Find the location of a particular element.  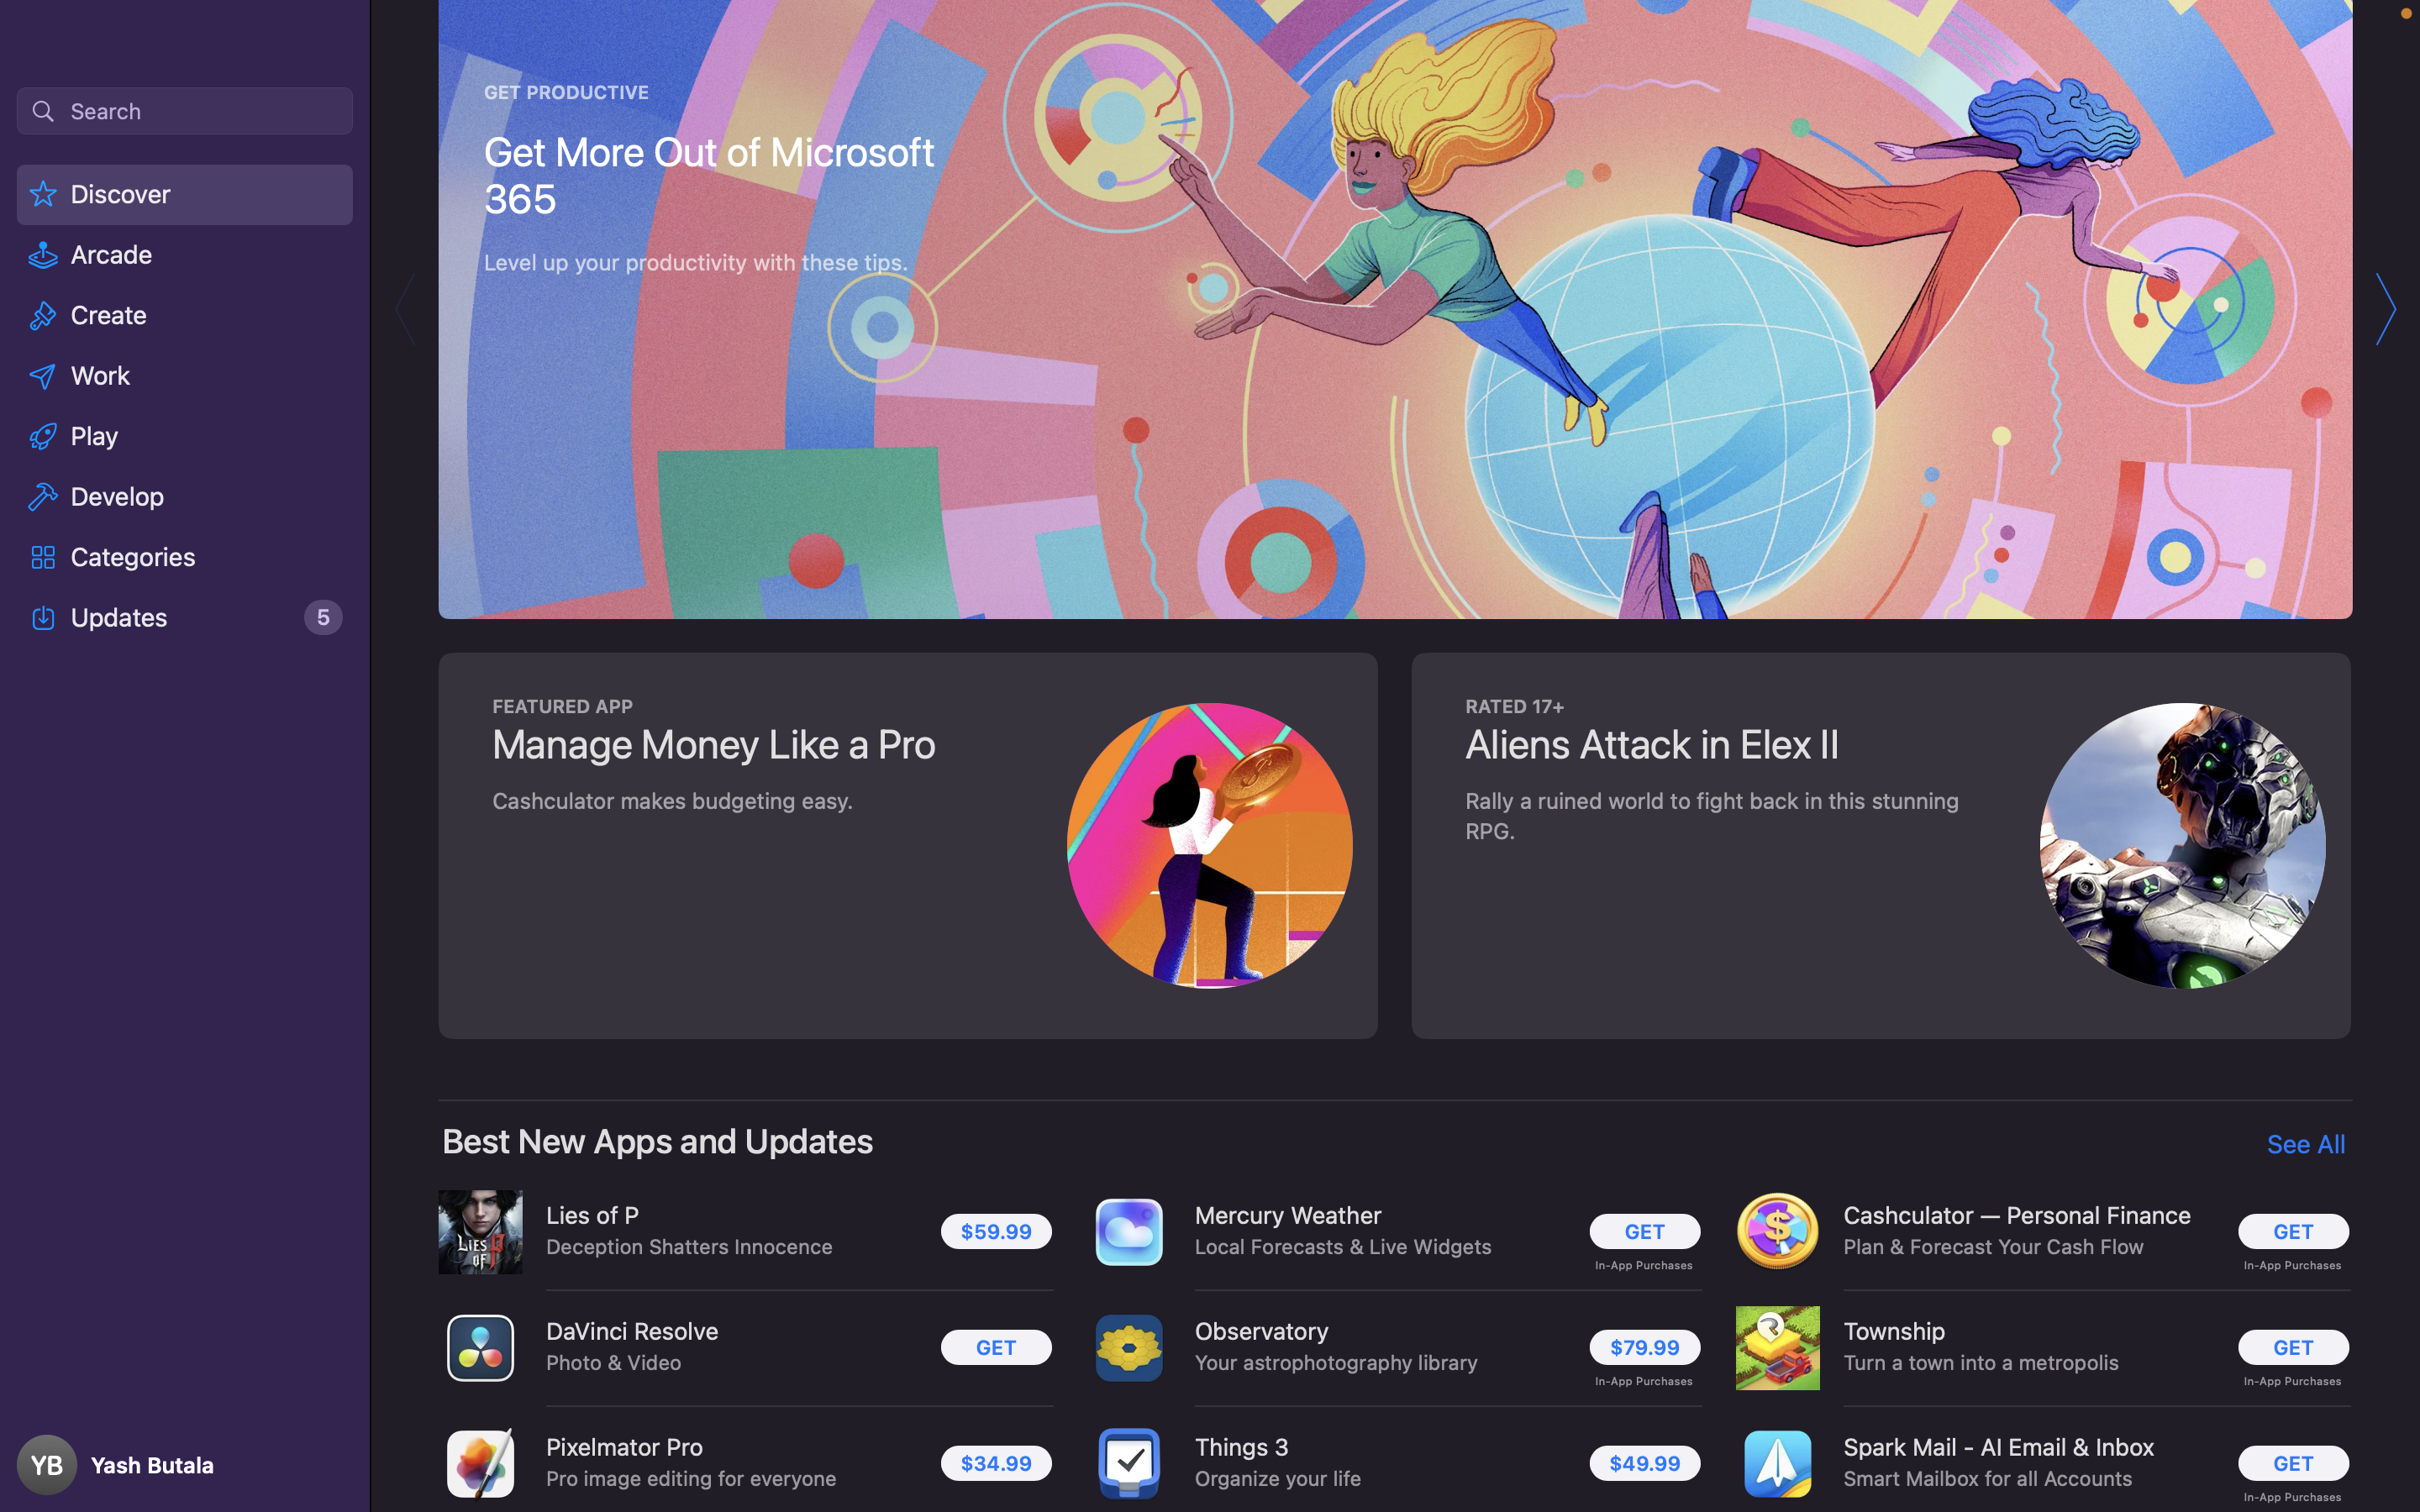

the "Updates" section is located at coordinates (185, 617).